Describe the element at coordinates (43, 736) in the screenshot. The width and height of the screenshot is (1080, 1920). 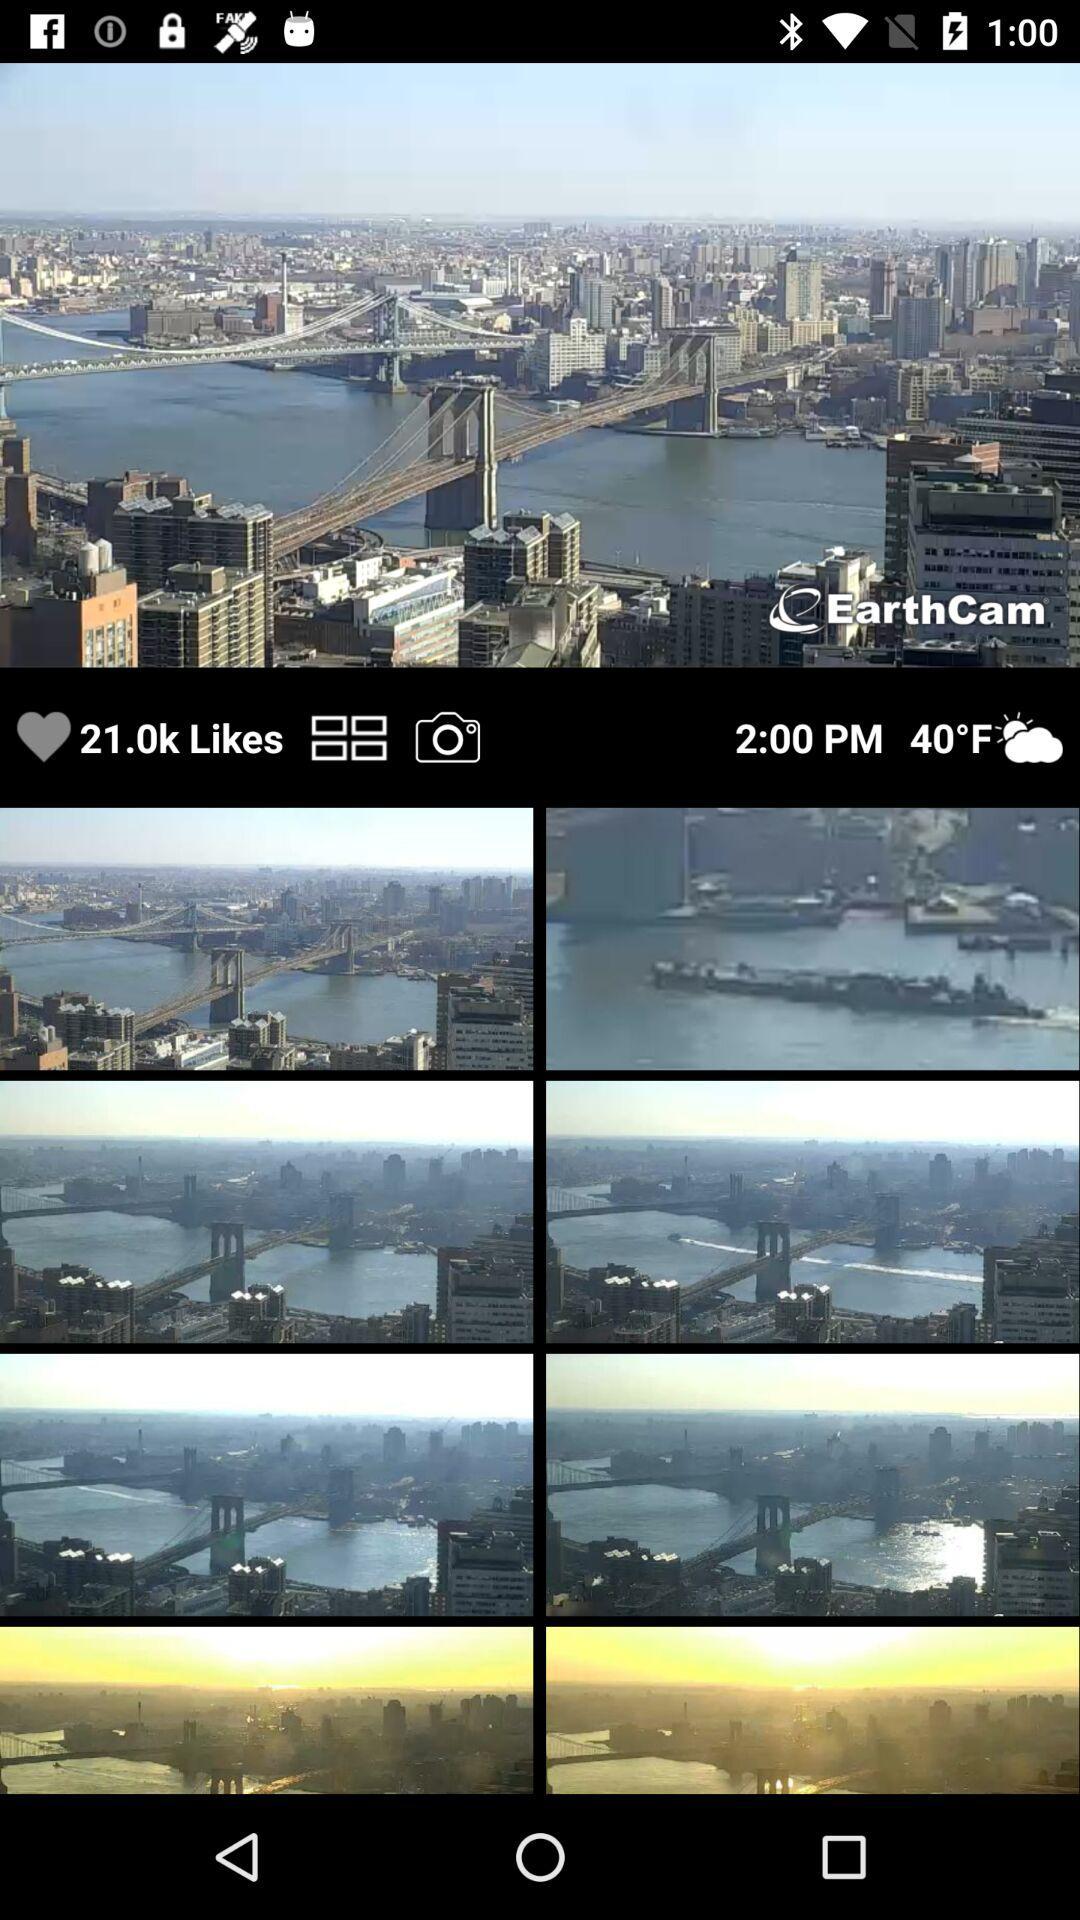
I see `the favorite icon` at that location.